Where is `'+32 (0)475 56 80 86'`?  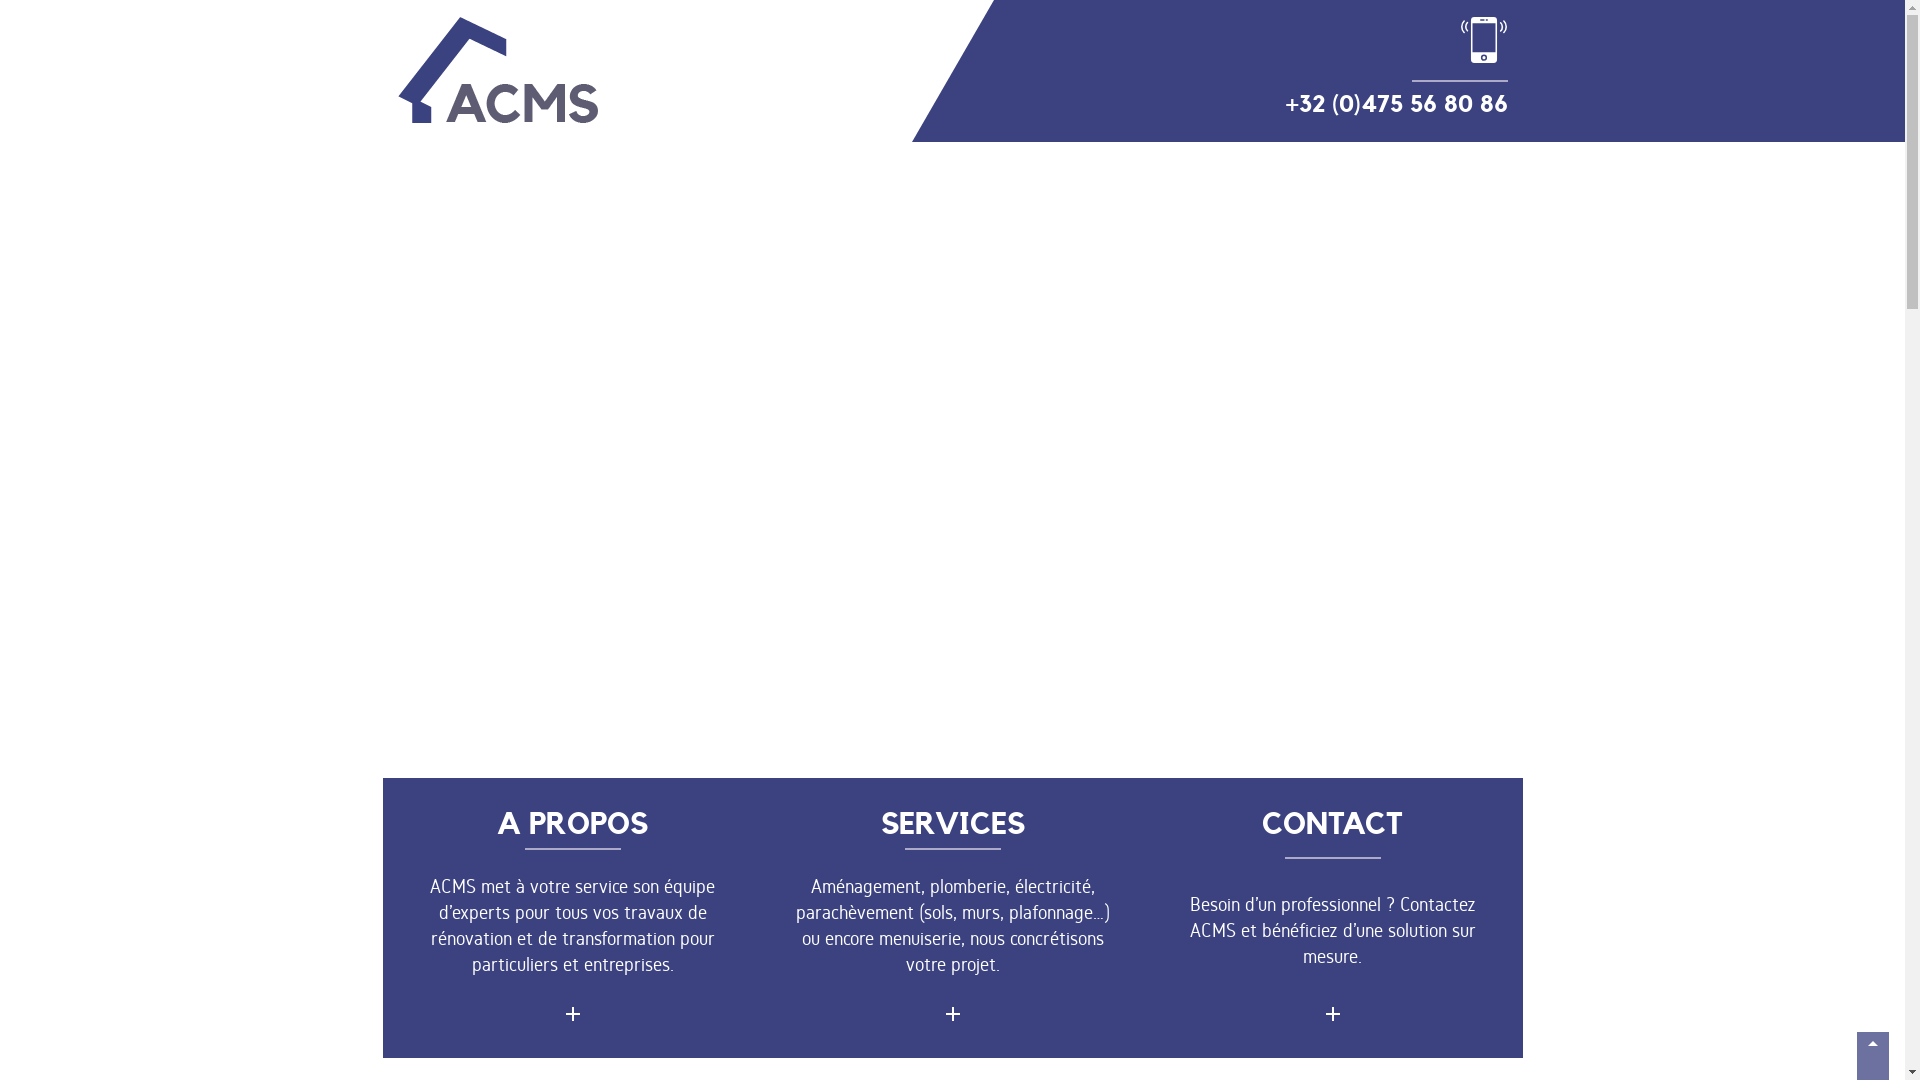
'+32 (0)475 56 80 86' is located at coordinates (1395, 67).